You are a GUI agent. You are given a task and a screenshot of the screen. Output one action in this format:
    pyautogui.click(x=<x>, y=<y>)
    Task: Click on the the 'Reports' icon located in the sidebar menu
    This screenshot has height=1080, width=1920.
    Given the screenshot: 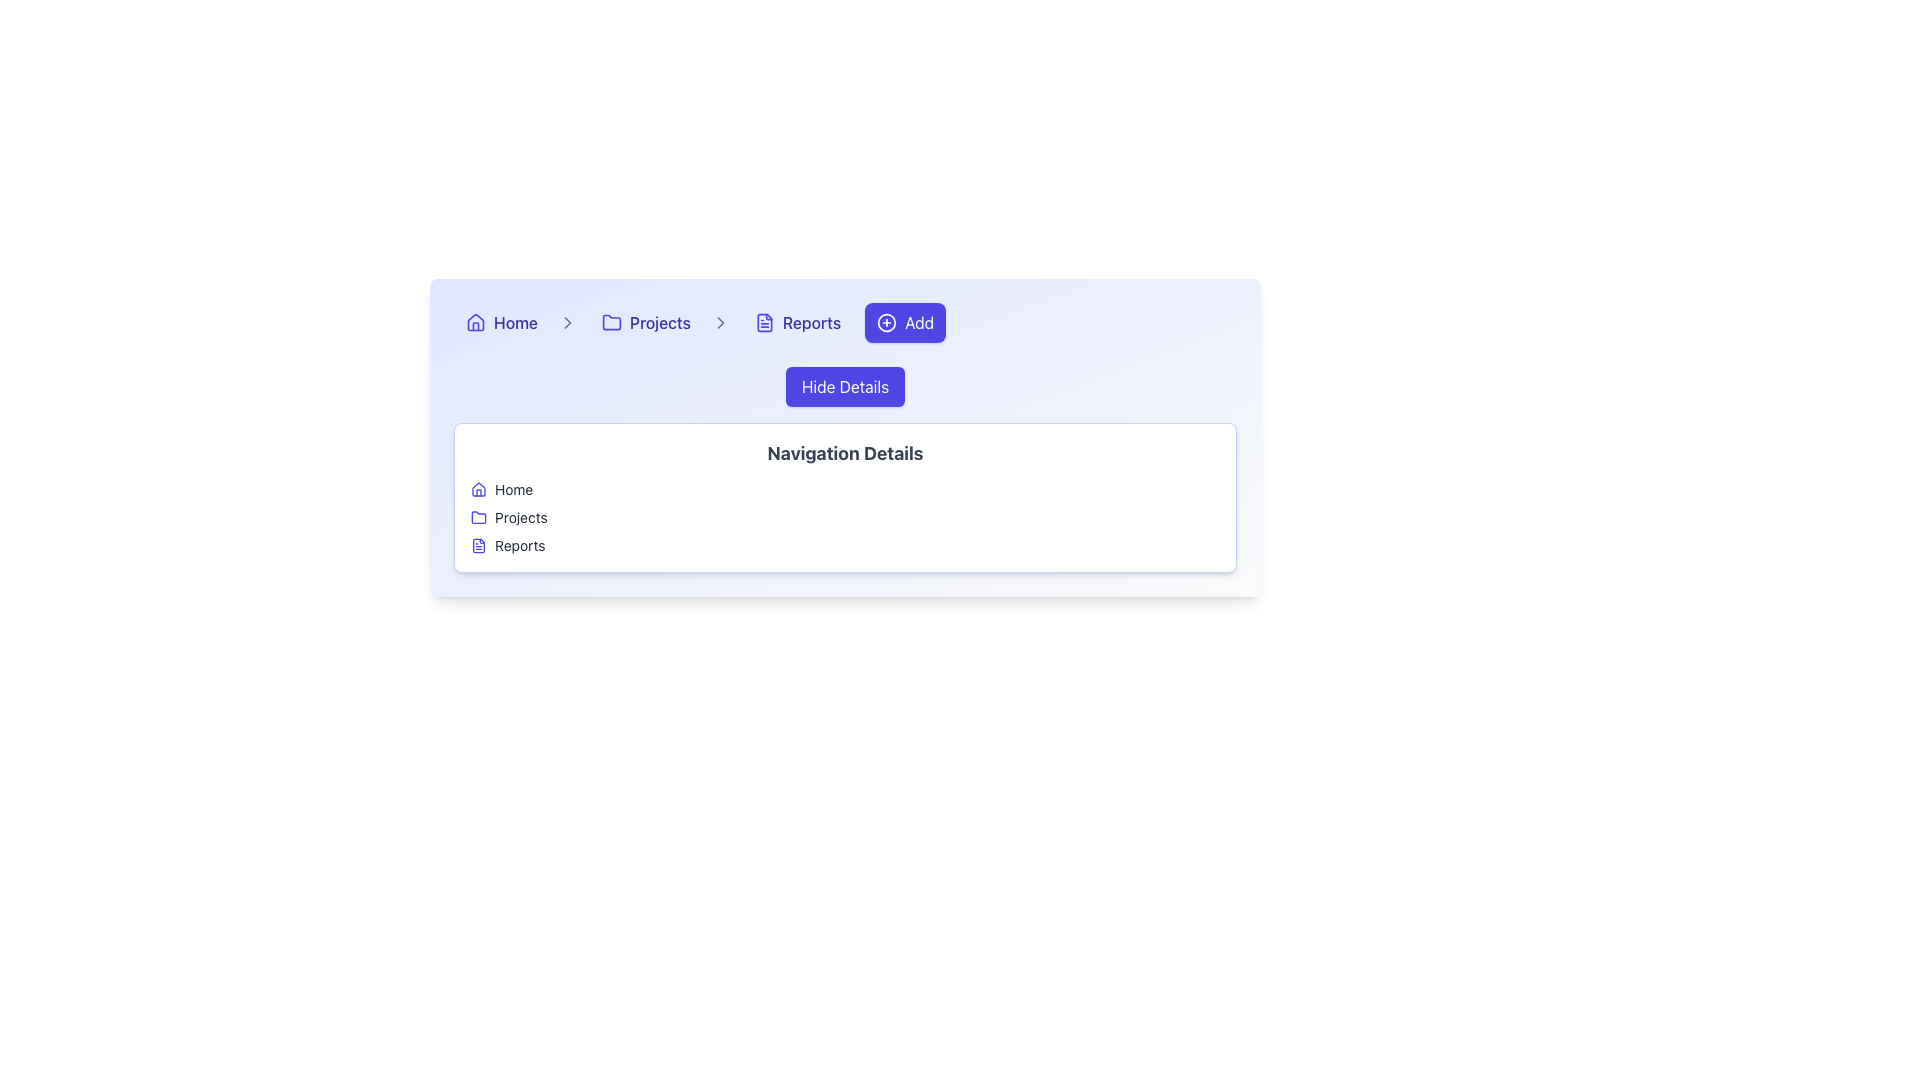 What is the action you would take?
    pyautogui.click(x=478, y=546)
    